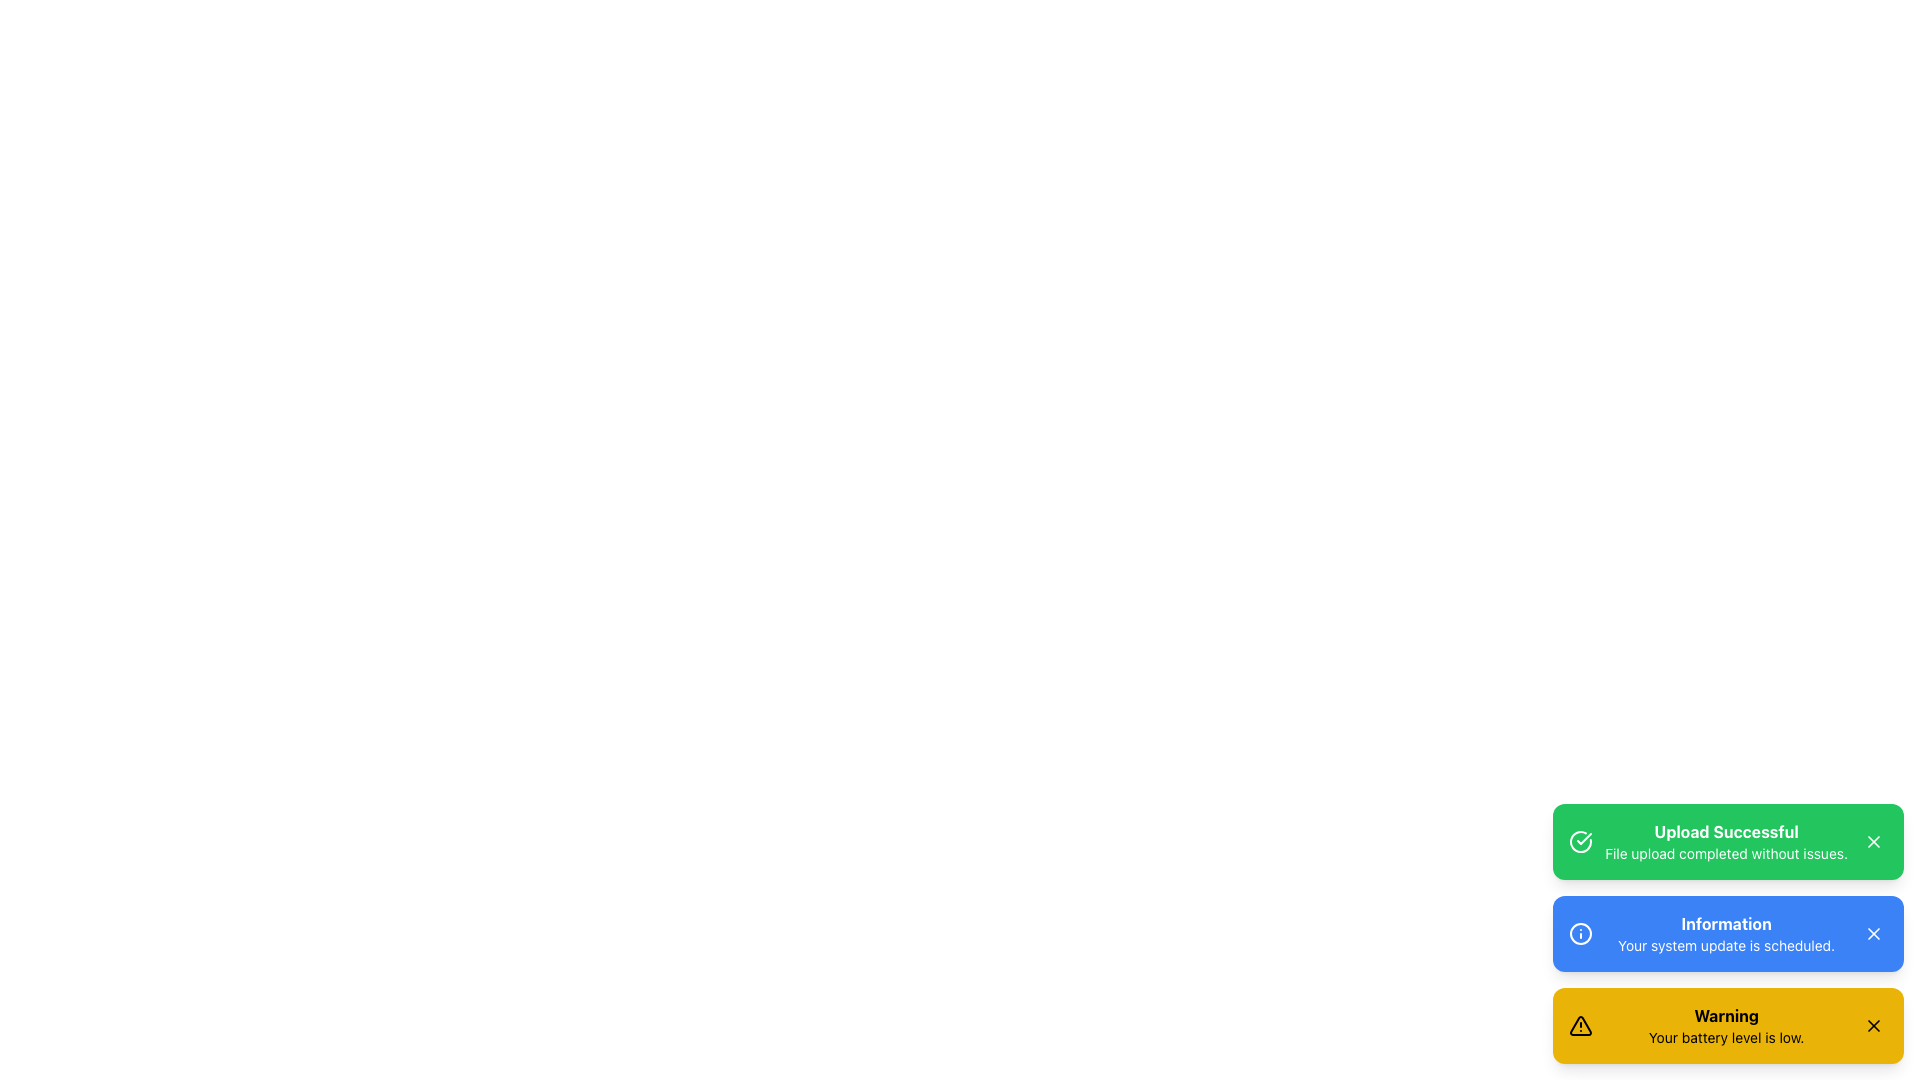 The image size is (1920, 1080). Describe the element at coordinates (1872, 841) in the screenshot. I see `the small circular close button with a cross mark located at the top-right corner of the 'Upload Successful' notification card` at that location.